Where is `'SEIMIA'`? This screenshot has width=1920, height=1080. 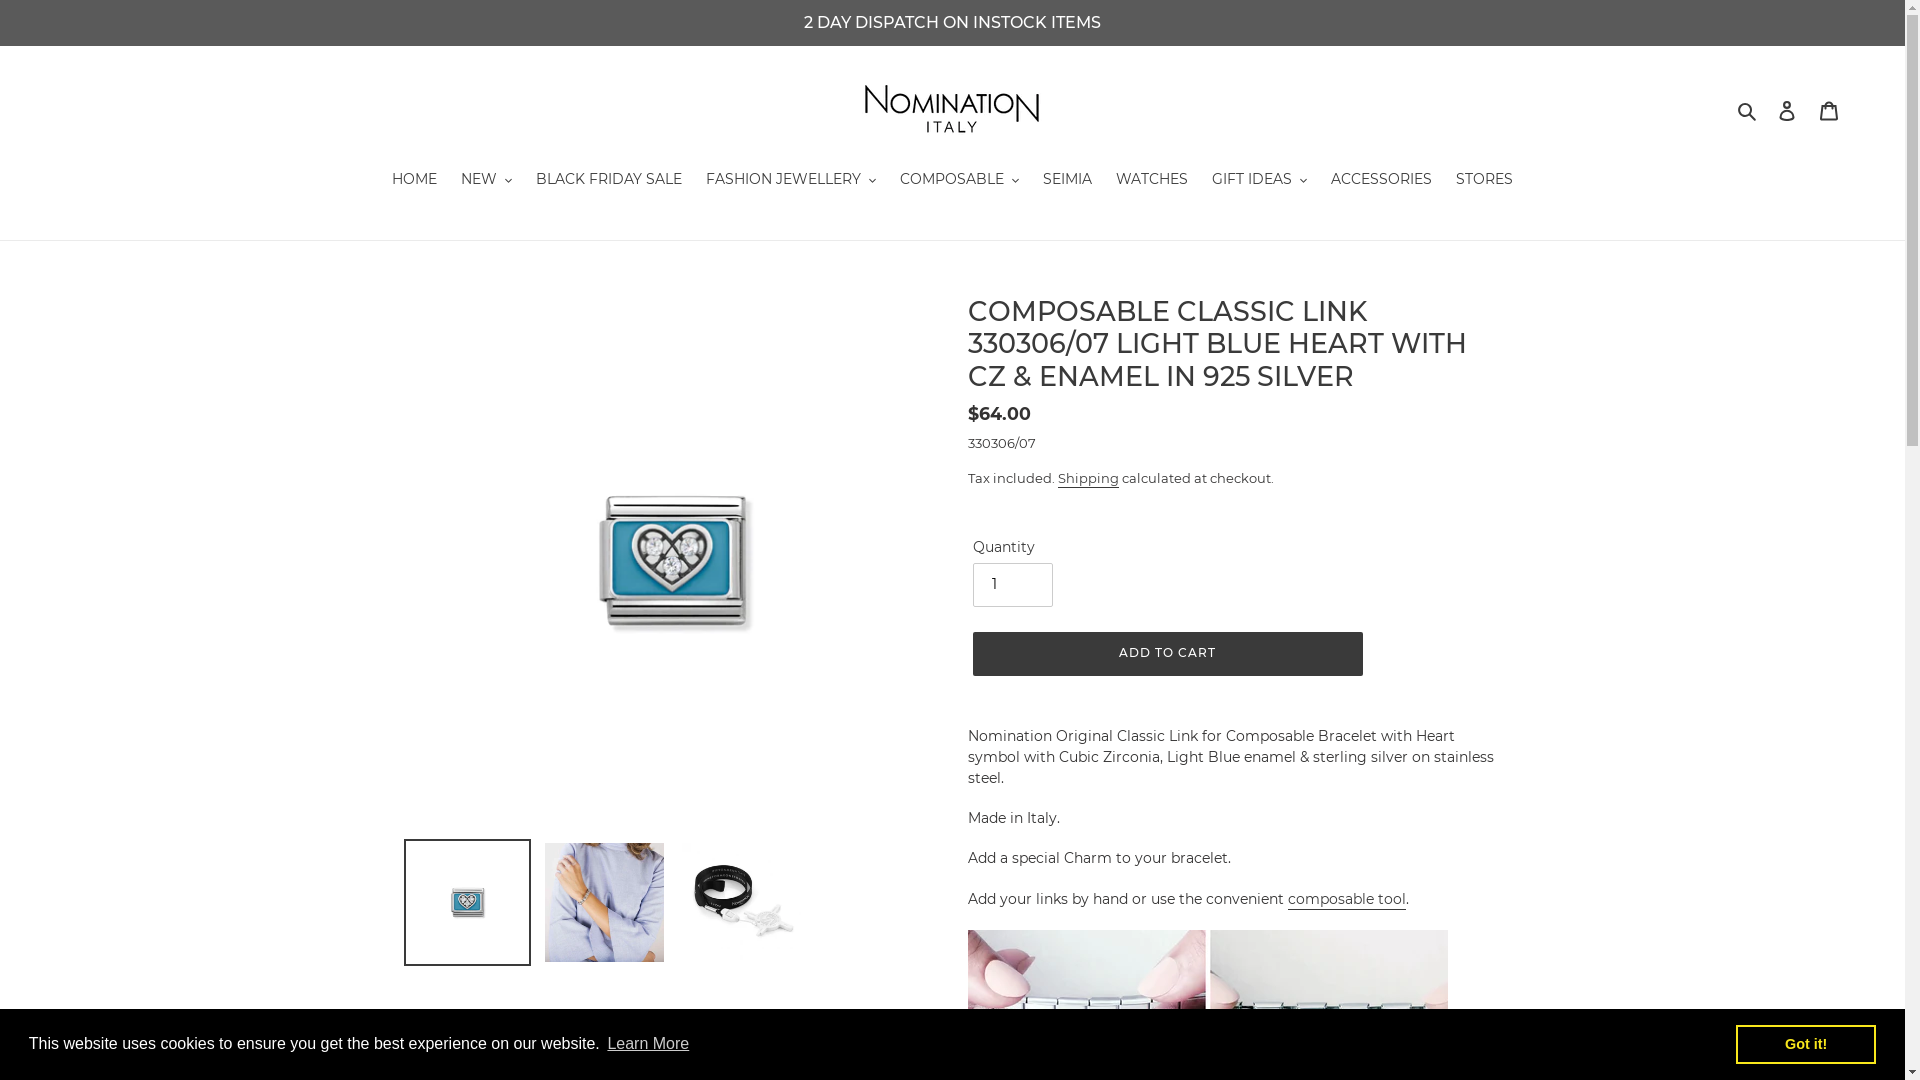
'SEIMIA' is located at coordinates (1066, 181).